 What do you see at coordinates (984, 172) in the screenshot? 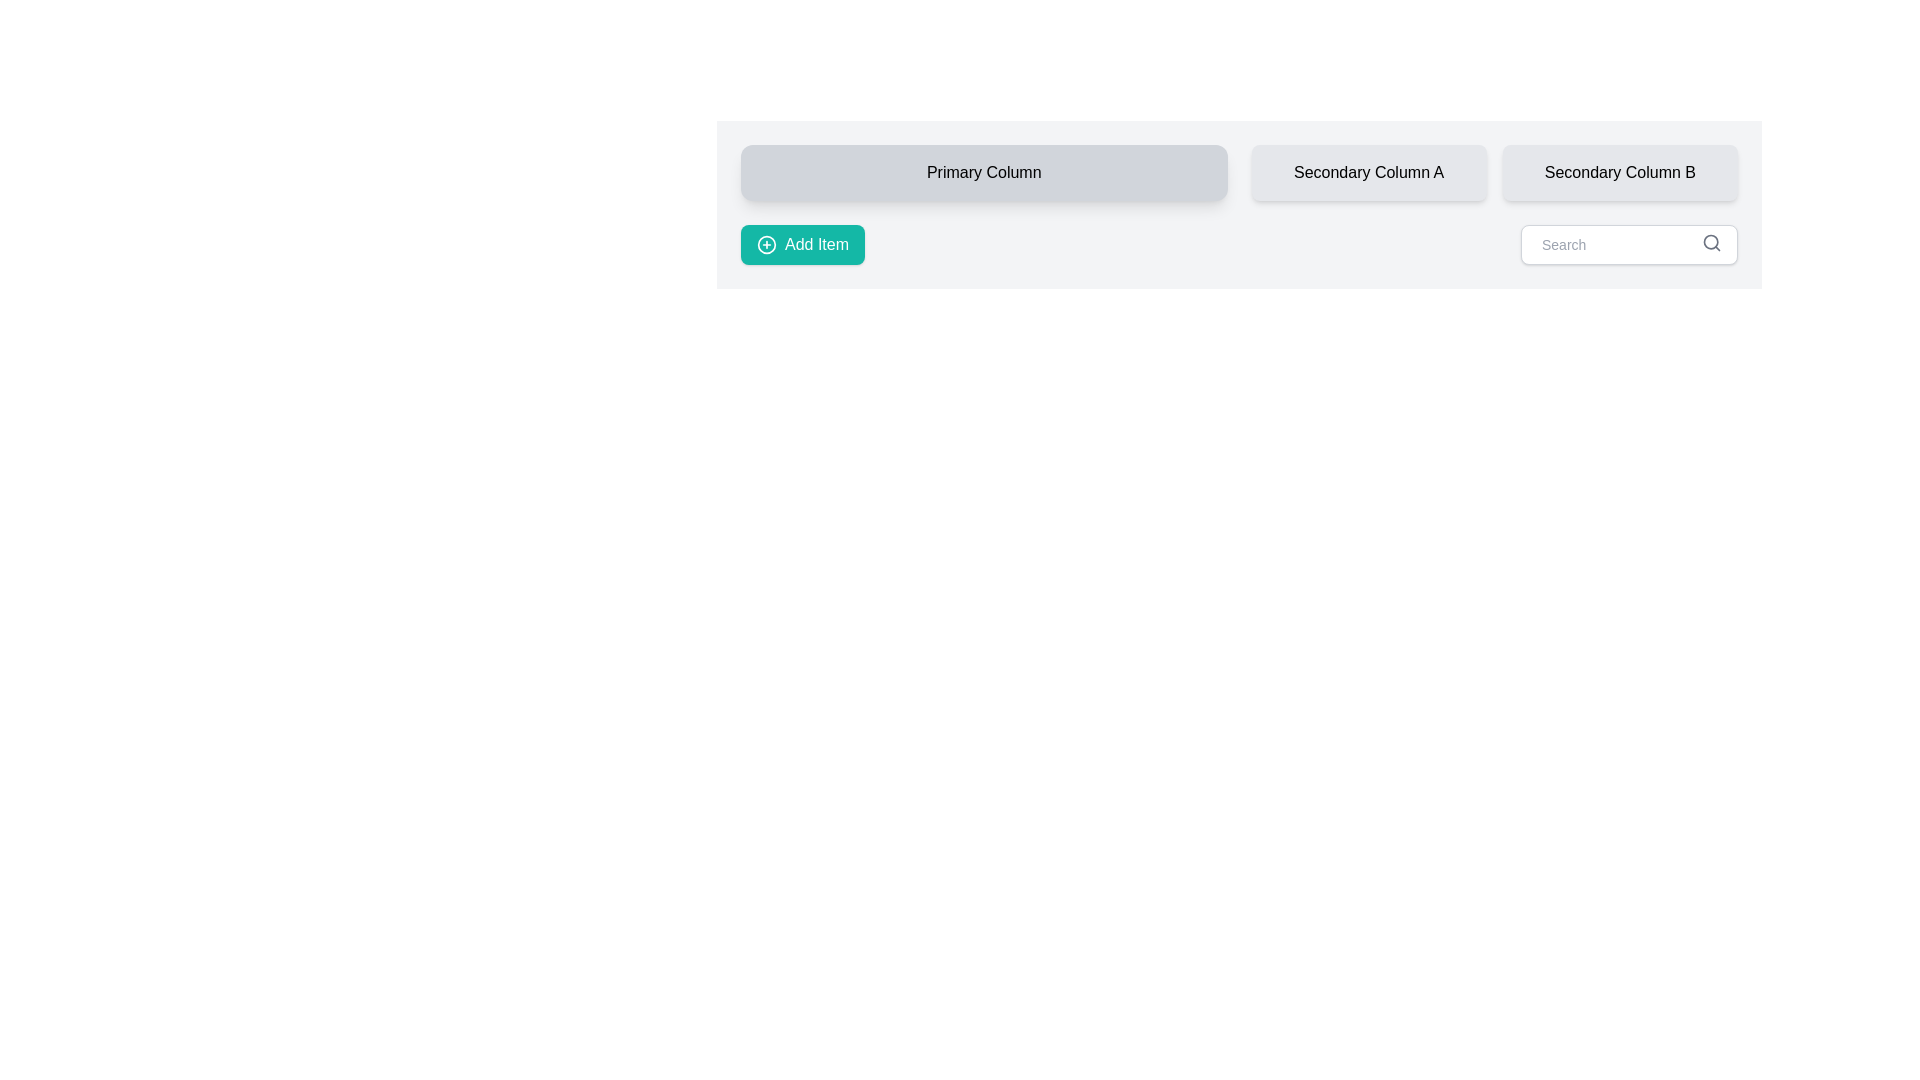
I see `the static label or section header with the bold text 'Primary Column', which is a rounded rectangular box styled with a gray background` at bounding box center [984, 172].